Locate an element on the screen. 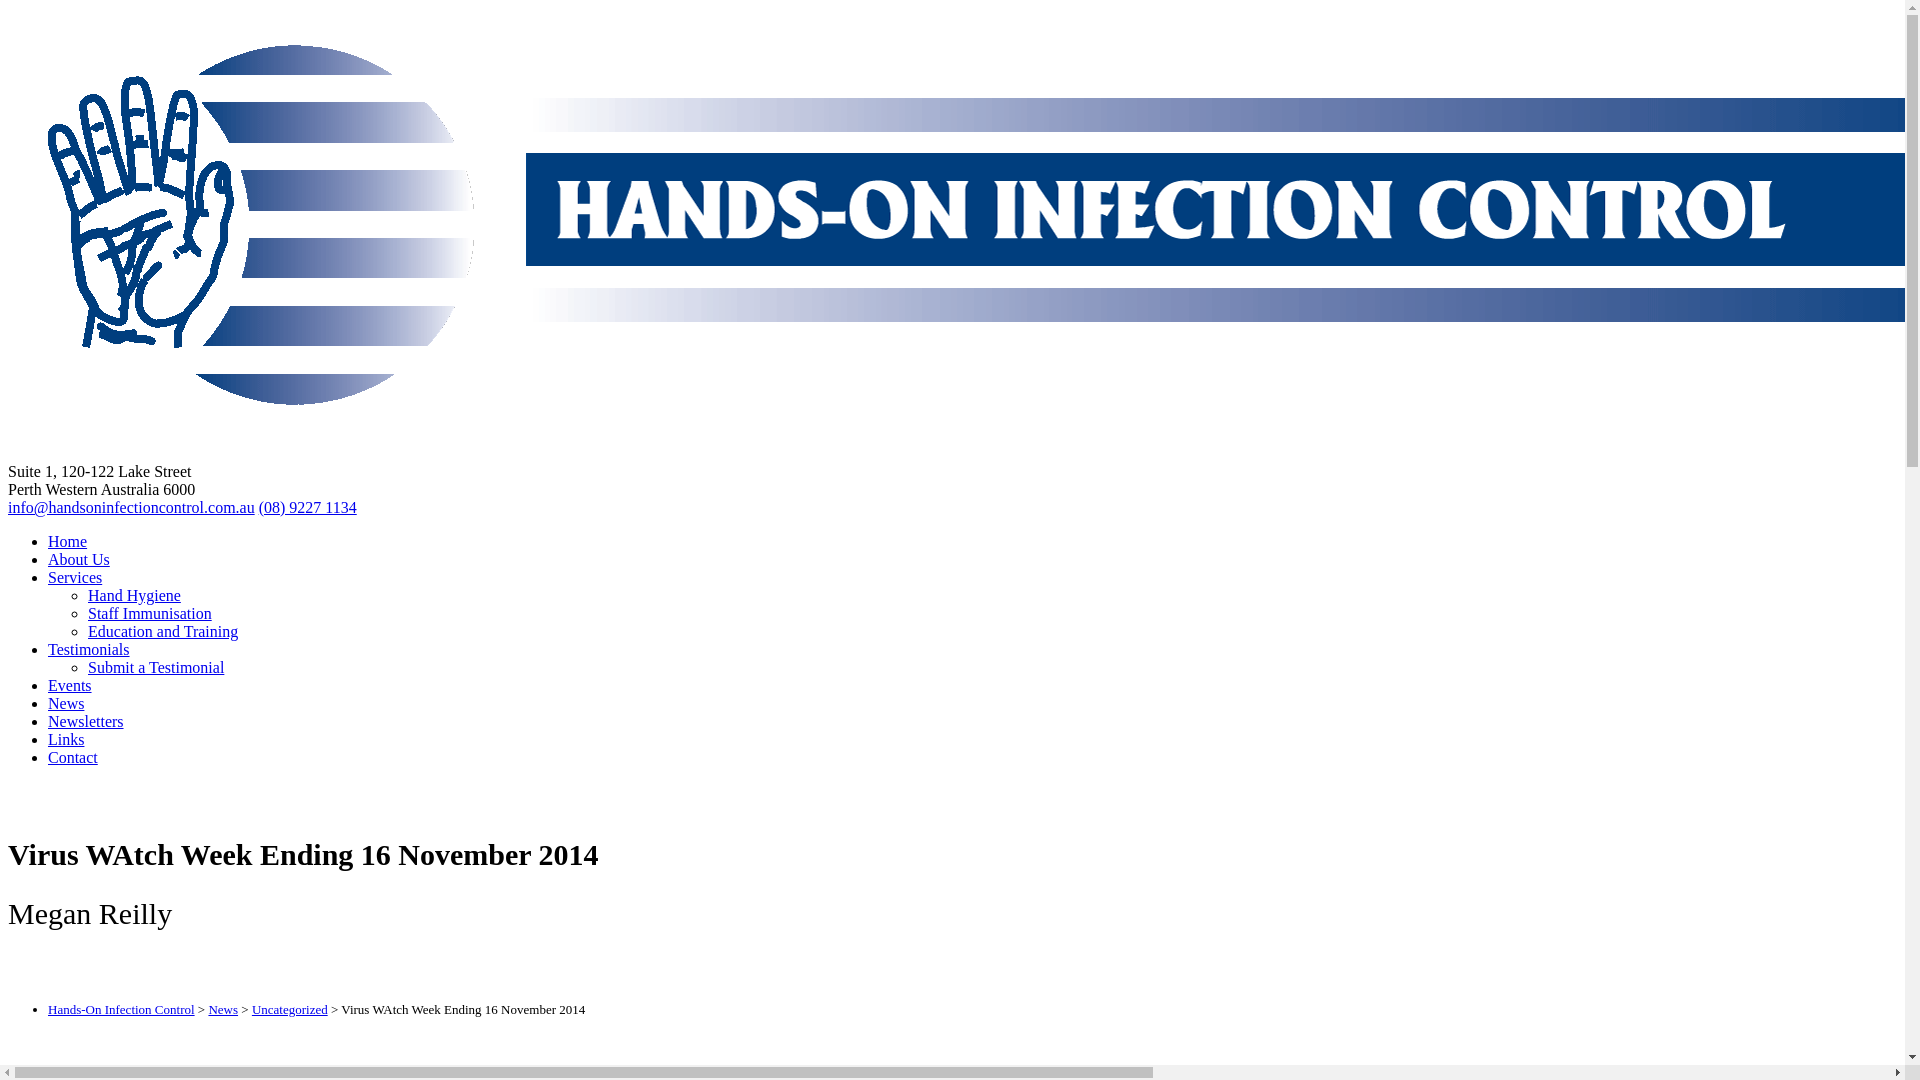 This screenshot has height=1080, width=1920. 'Links' is located at coordinates (66, 739).